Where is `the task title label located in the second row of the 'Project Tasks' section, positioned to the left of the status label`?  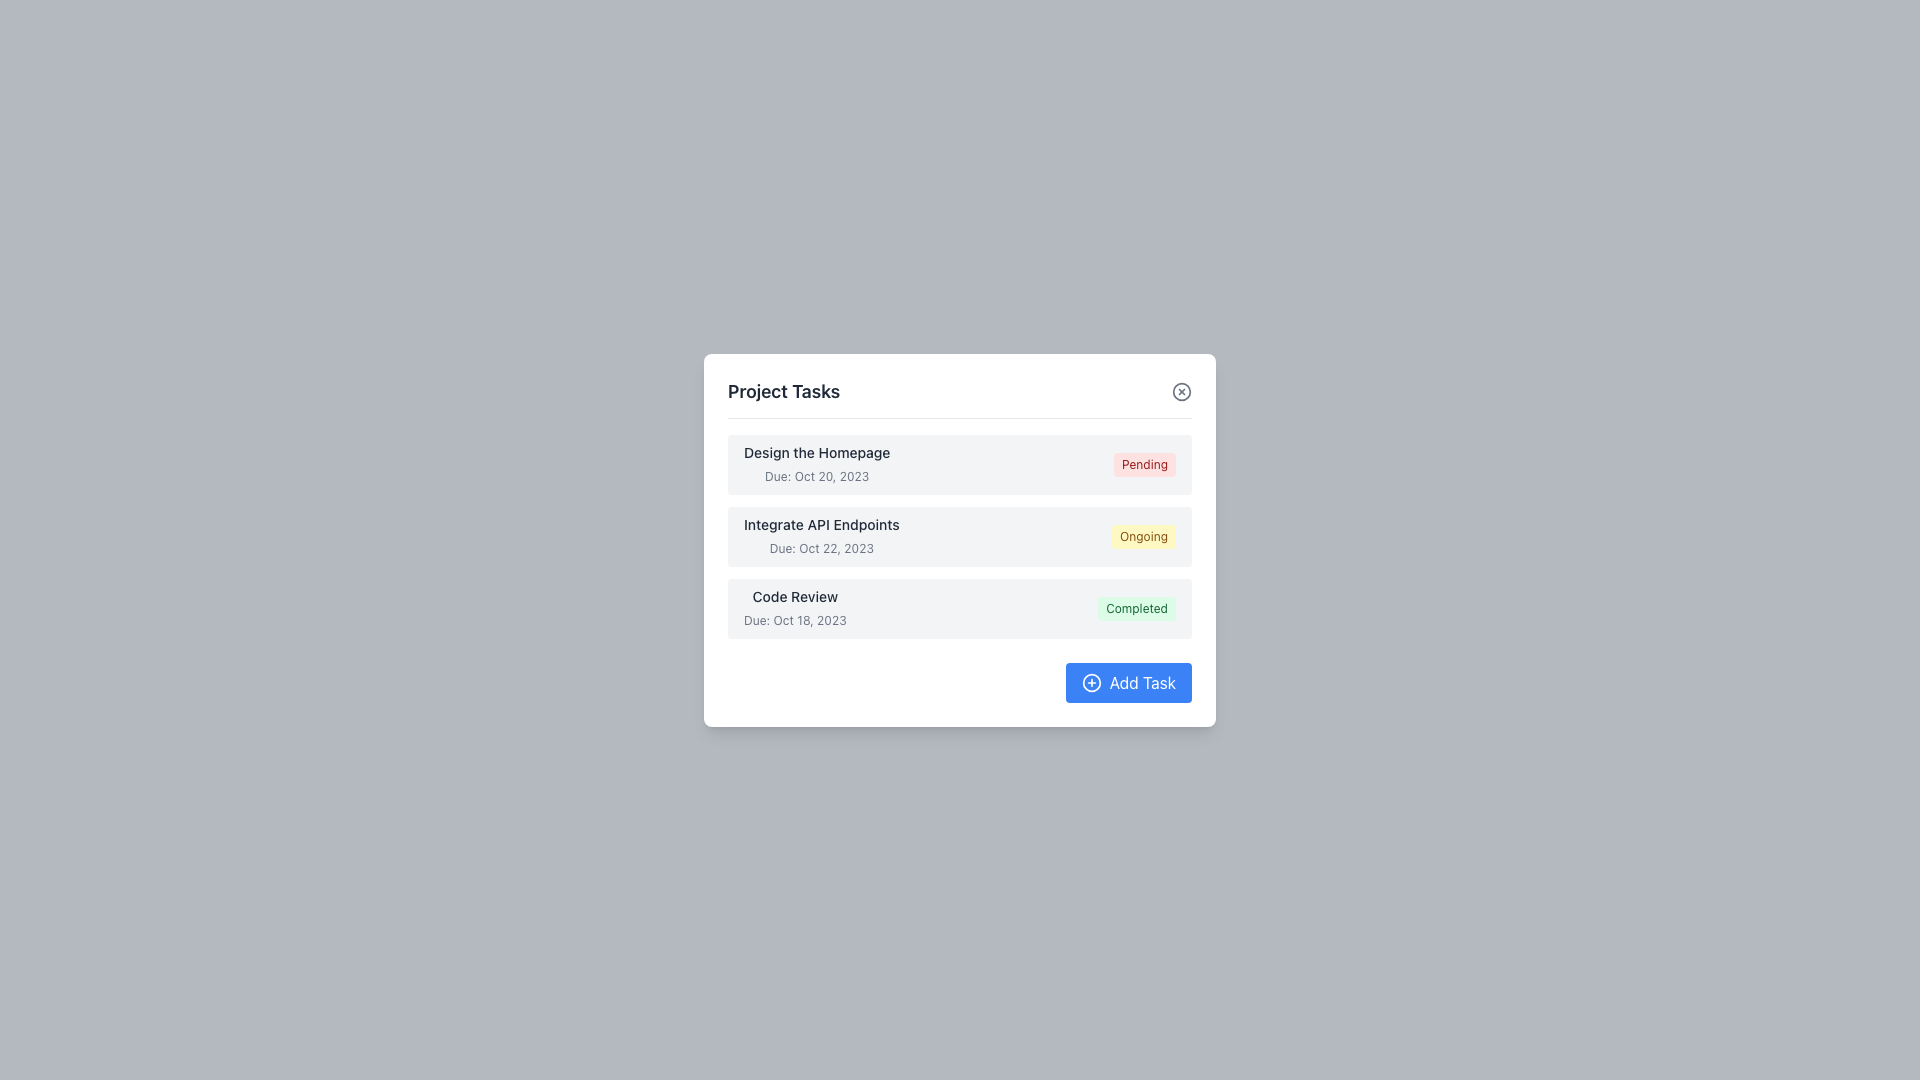 the task title label located in the second row of the 'Project Tasks' section, positioned to the left of the status label is located at coordinates (821, 523).